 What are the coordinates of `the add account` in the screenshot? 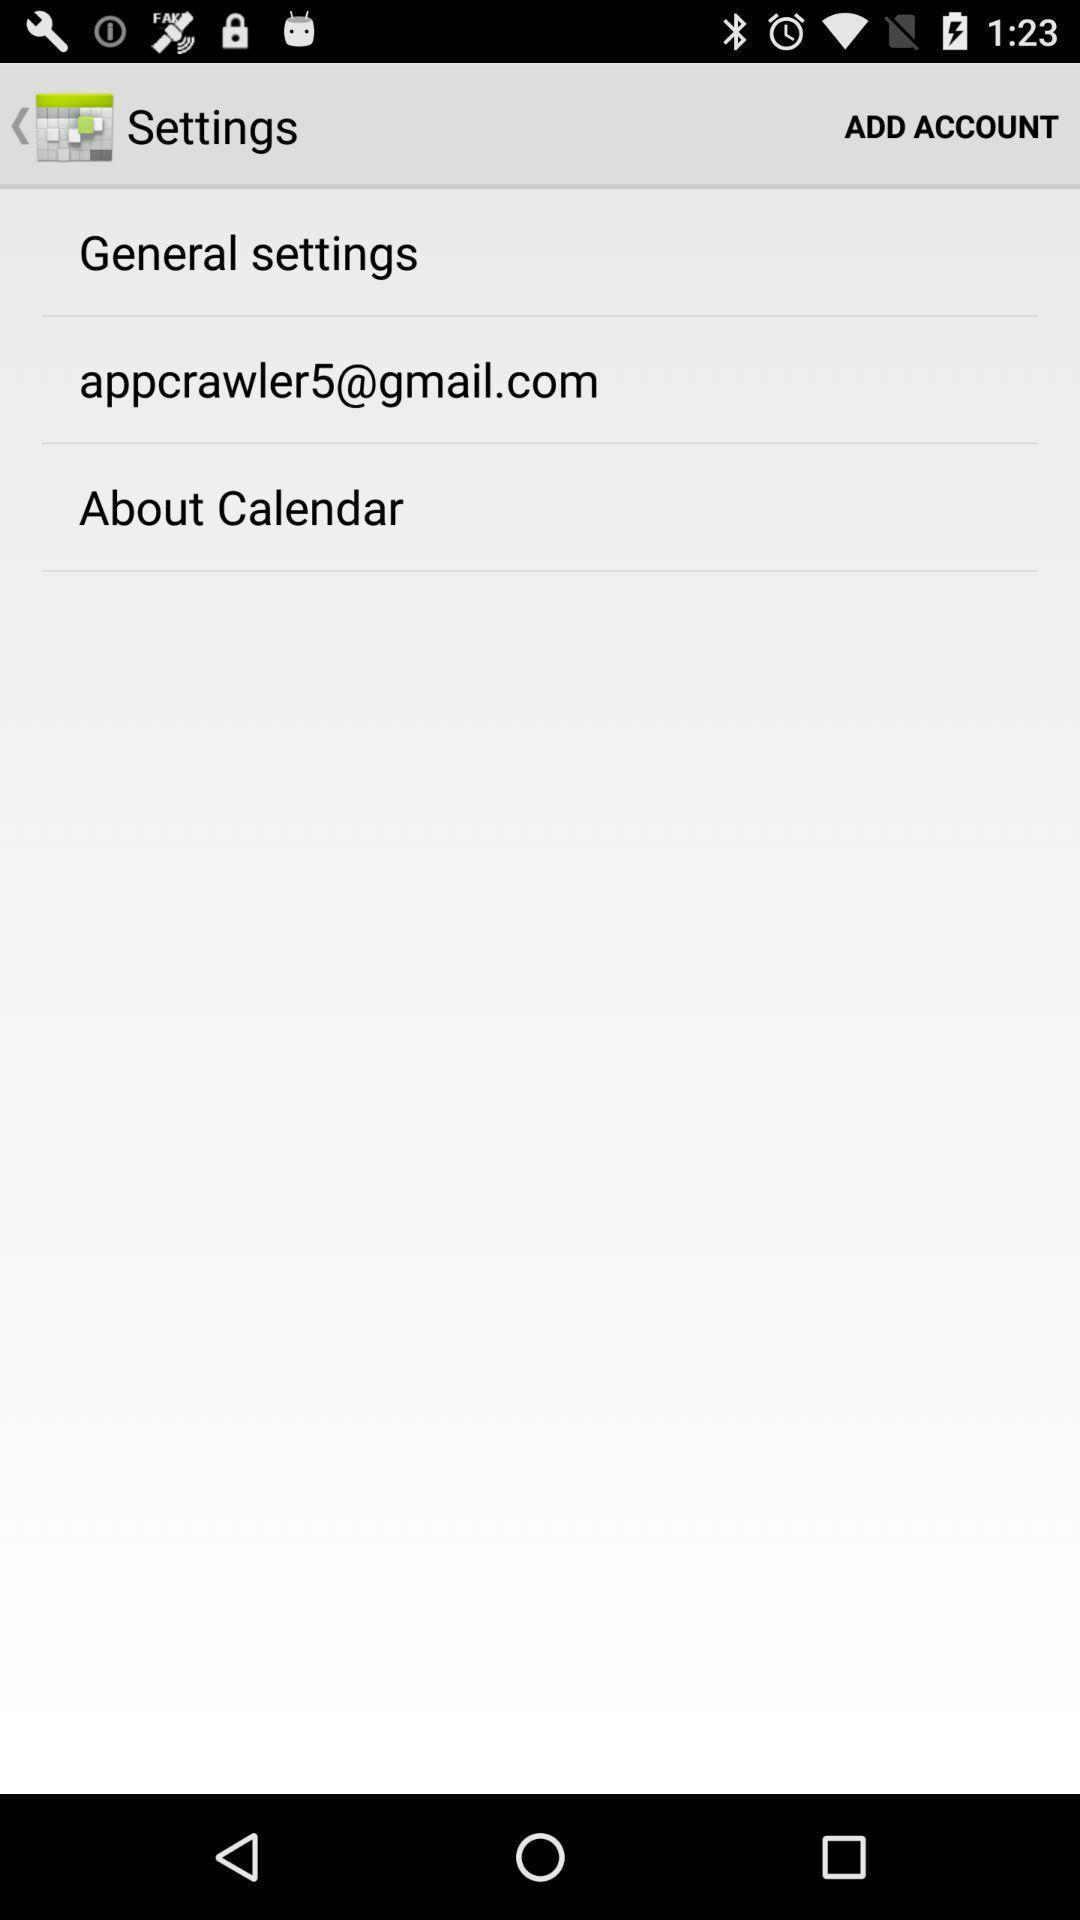 It's located at (950, 124).